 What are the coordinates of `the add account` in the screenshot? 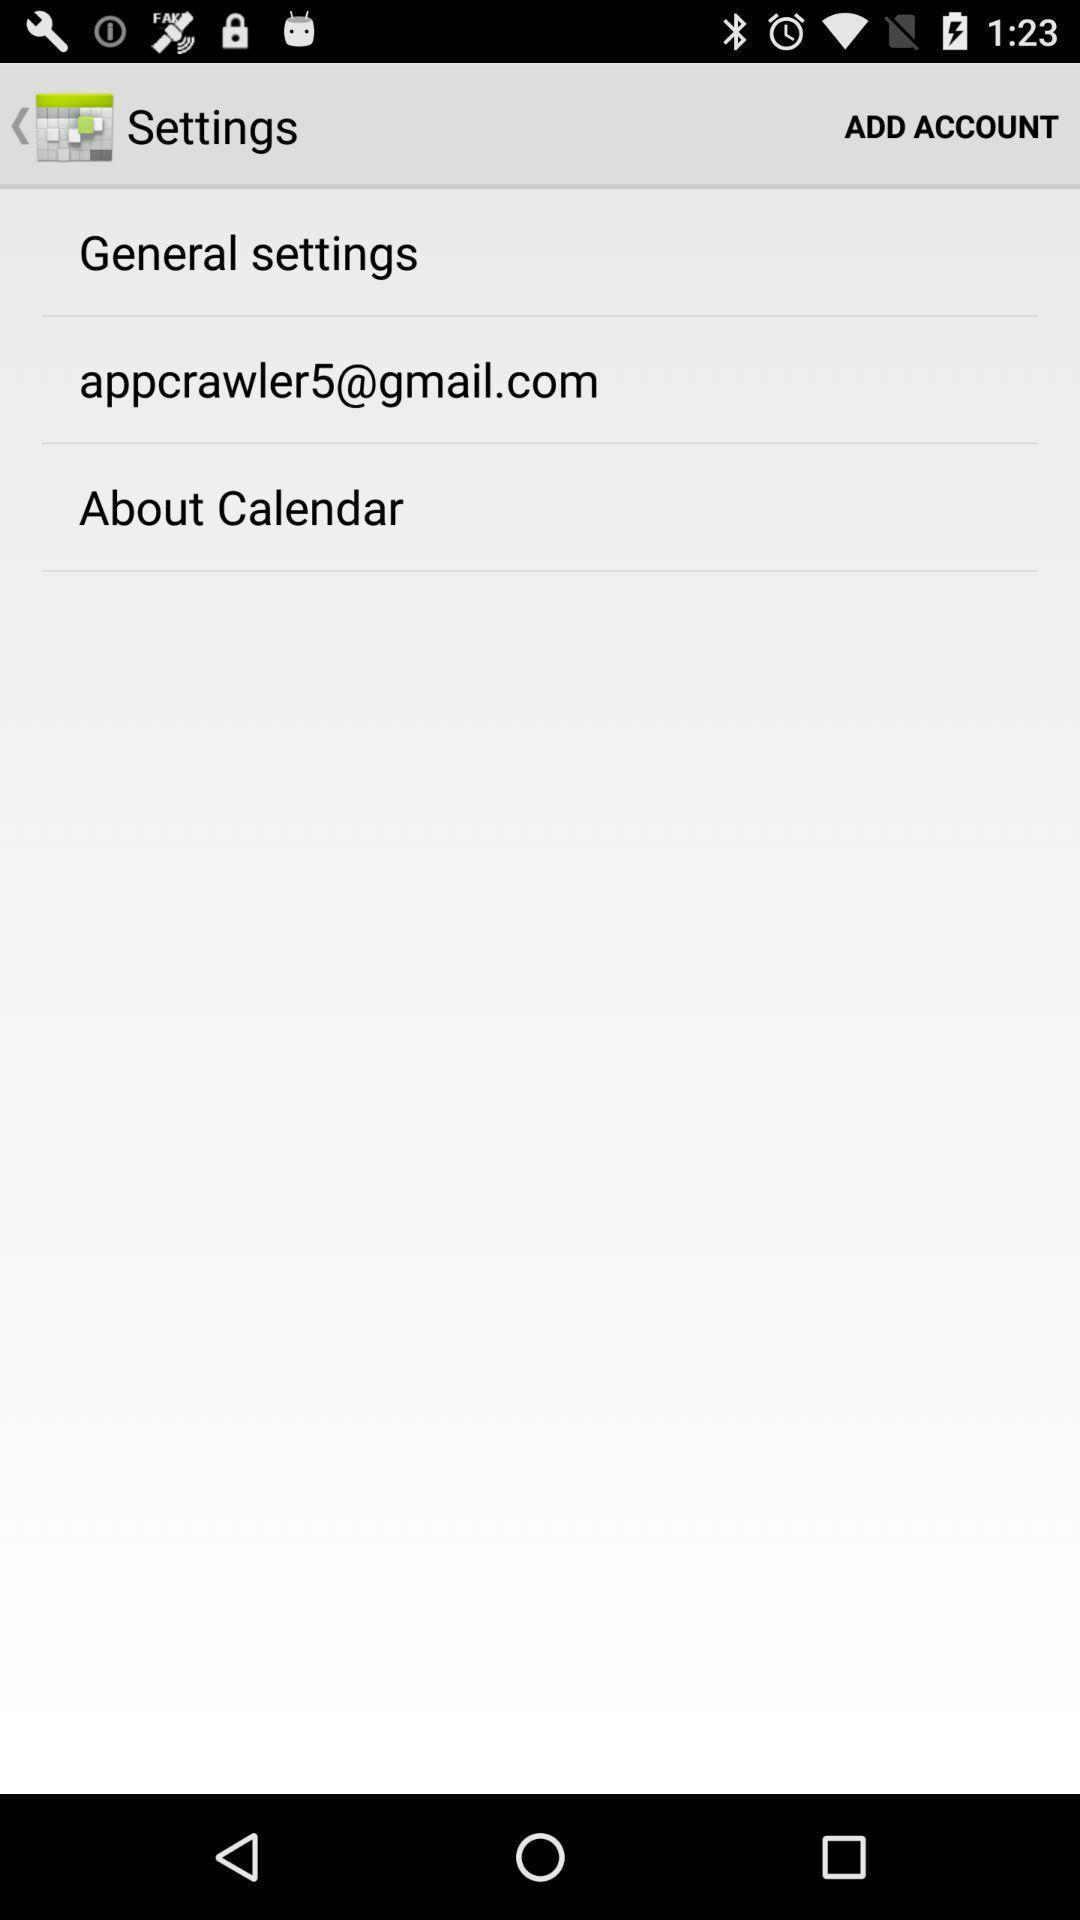 It's located at (950, 124).